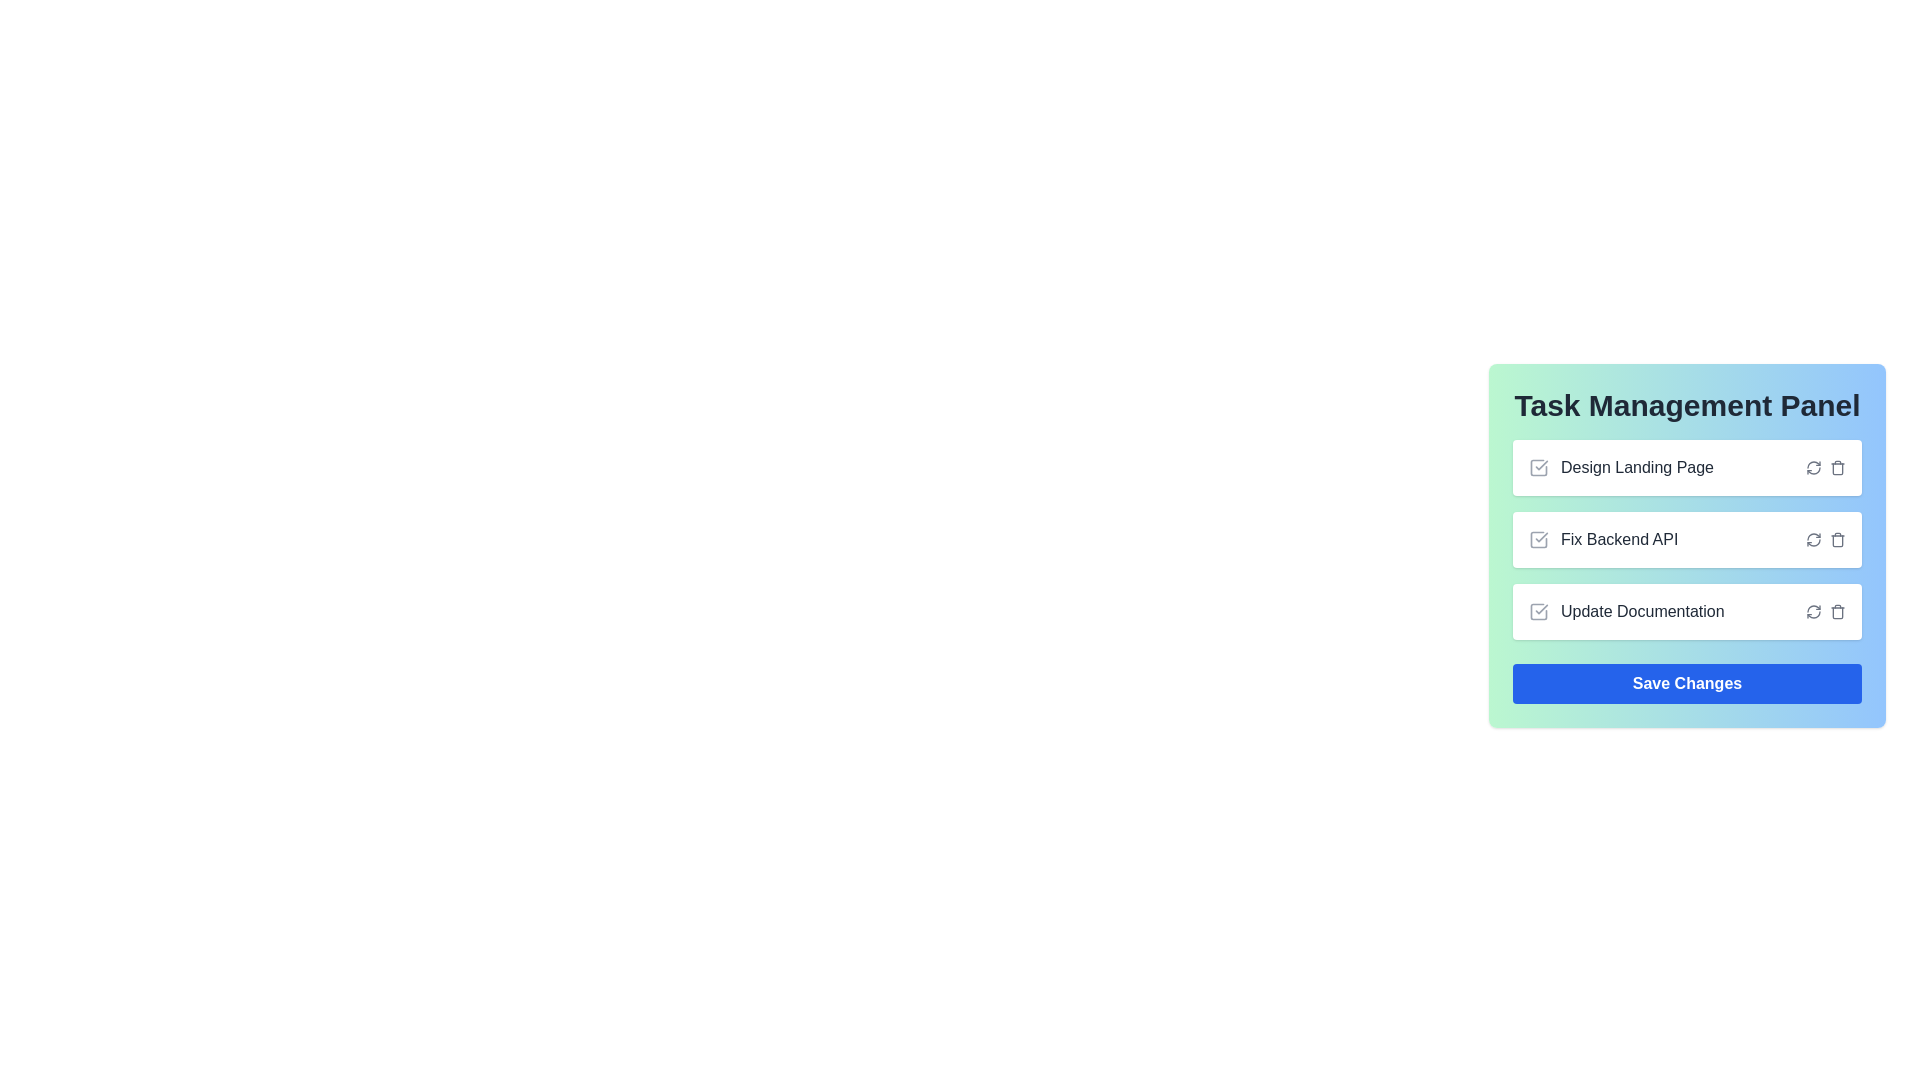  I want to click on the checkbox next to the text 'Update Documentation', so click(1538, 611).